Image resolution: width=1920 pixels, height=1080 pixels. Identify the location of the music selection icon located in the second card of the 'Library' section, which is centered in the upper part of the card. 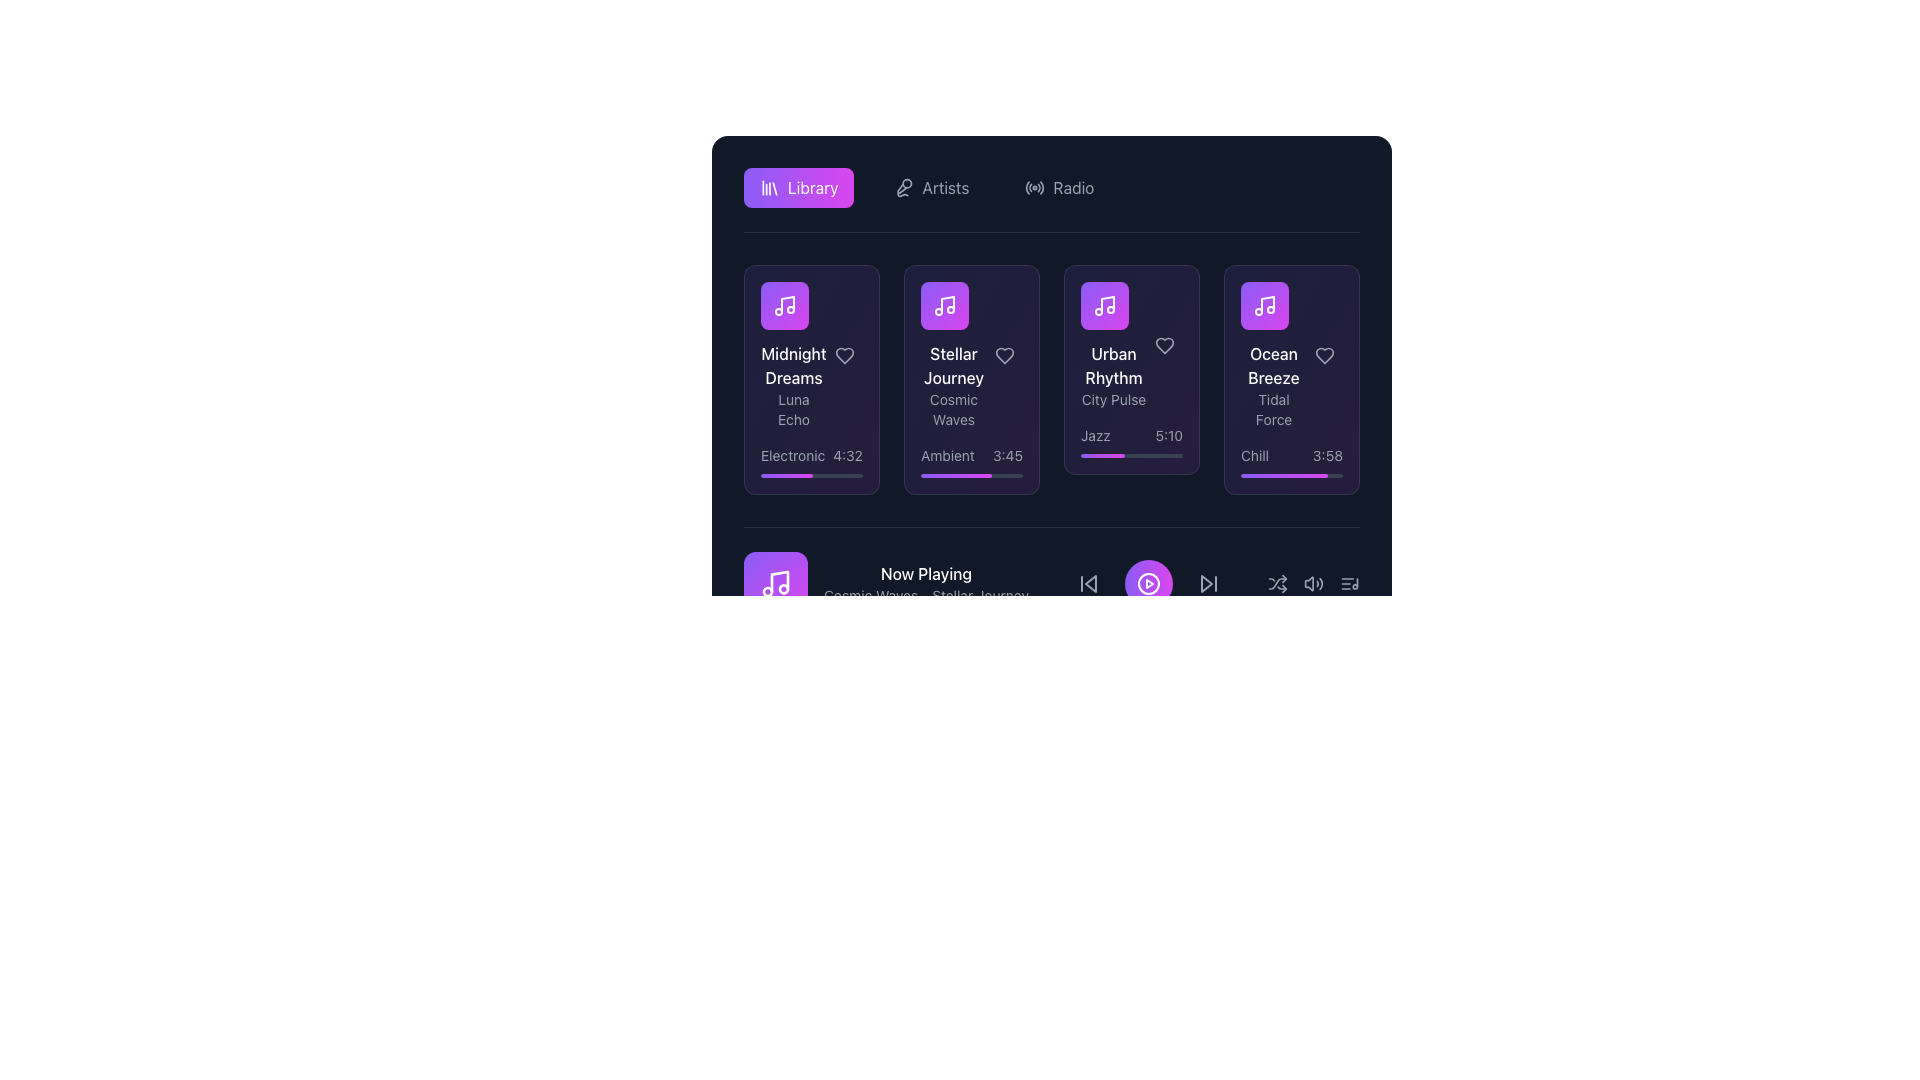
(944, 305).